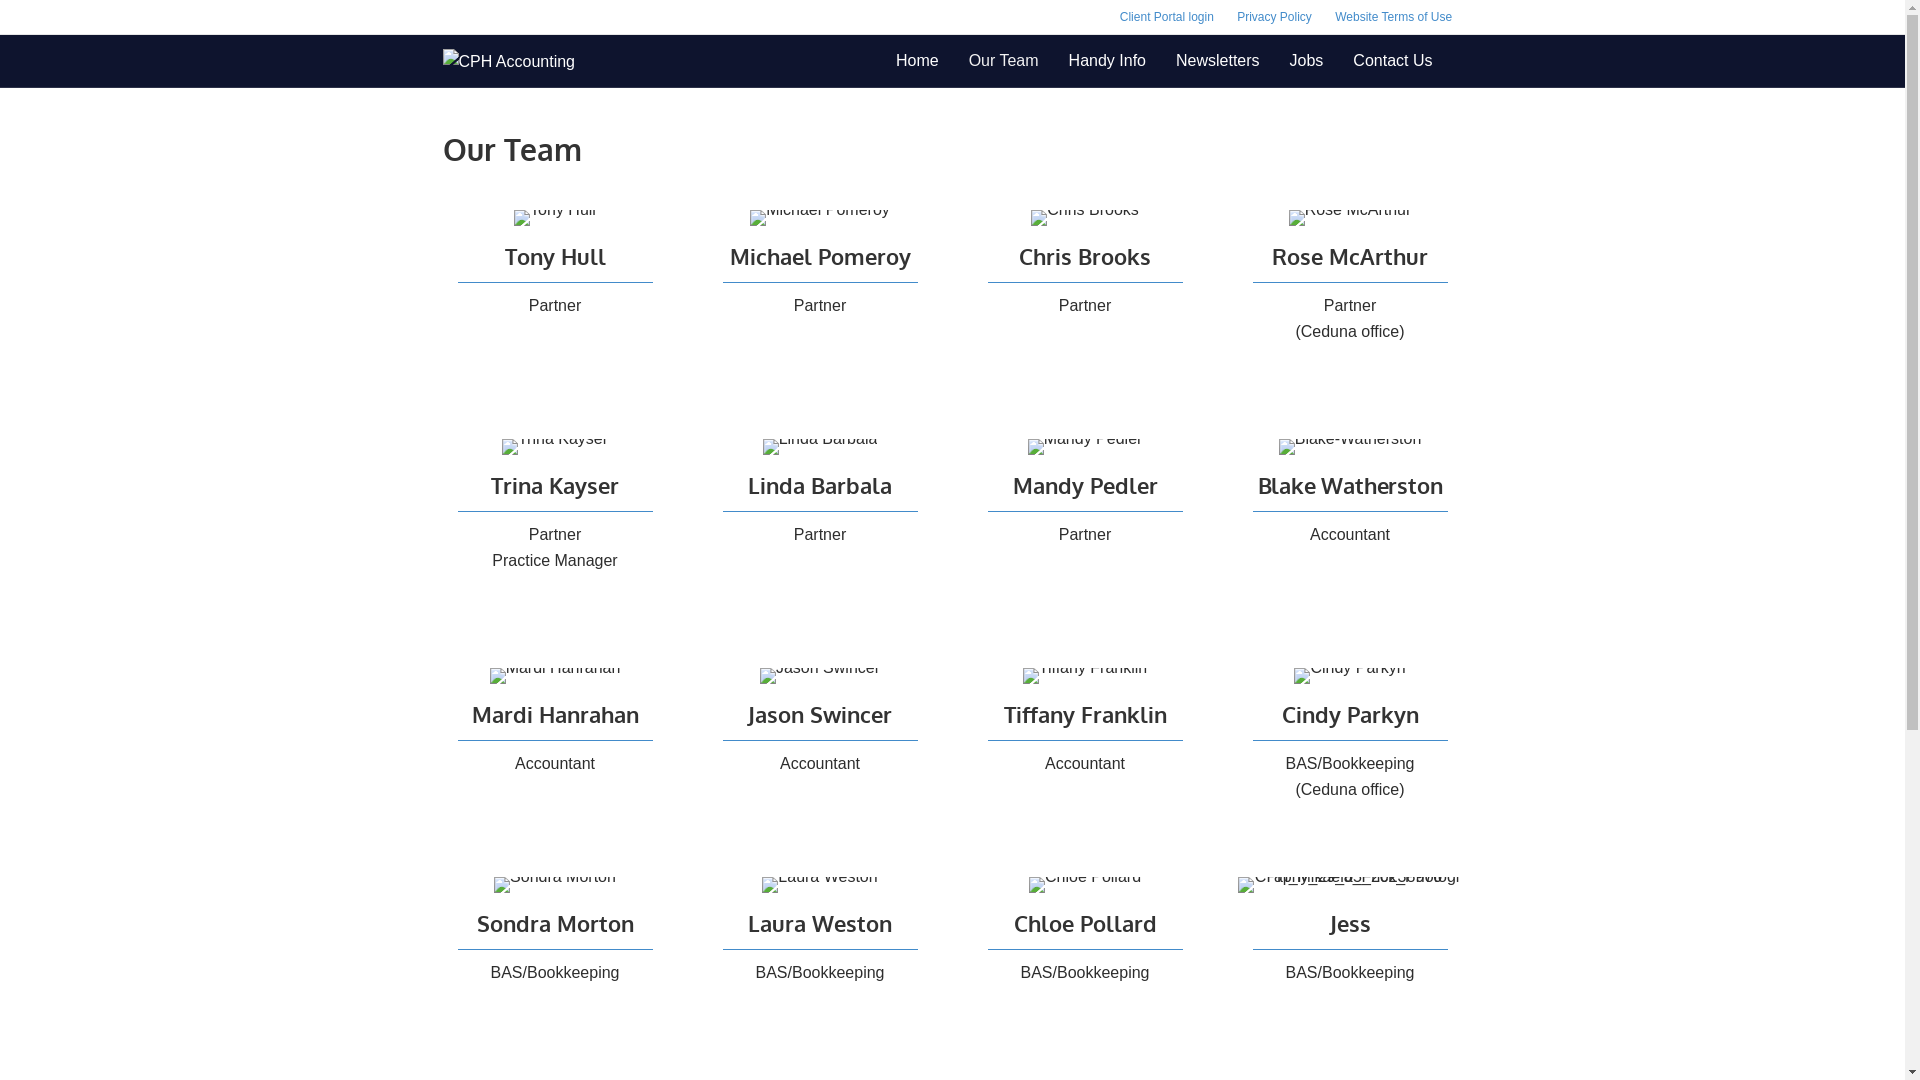  What do you see at coordinates (1350, 446) in the screenshot?
I see `'Blake-Watherston'` at bounding box center [1350, 446].